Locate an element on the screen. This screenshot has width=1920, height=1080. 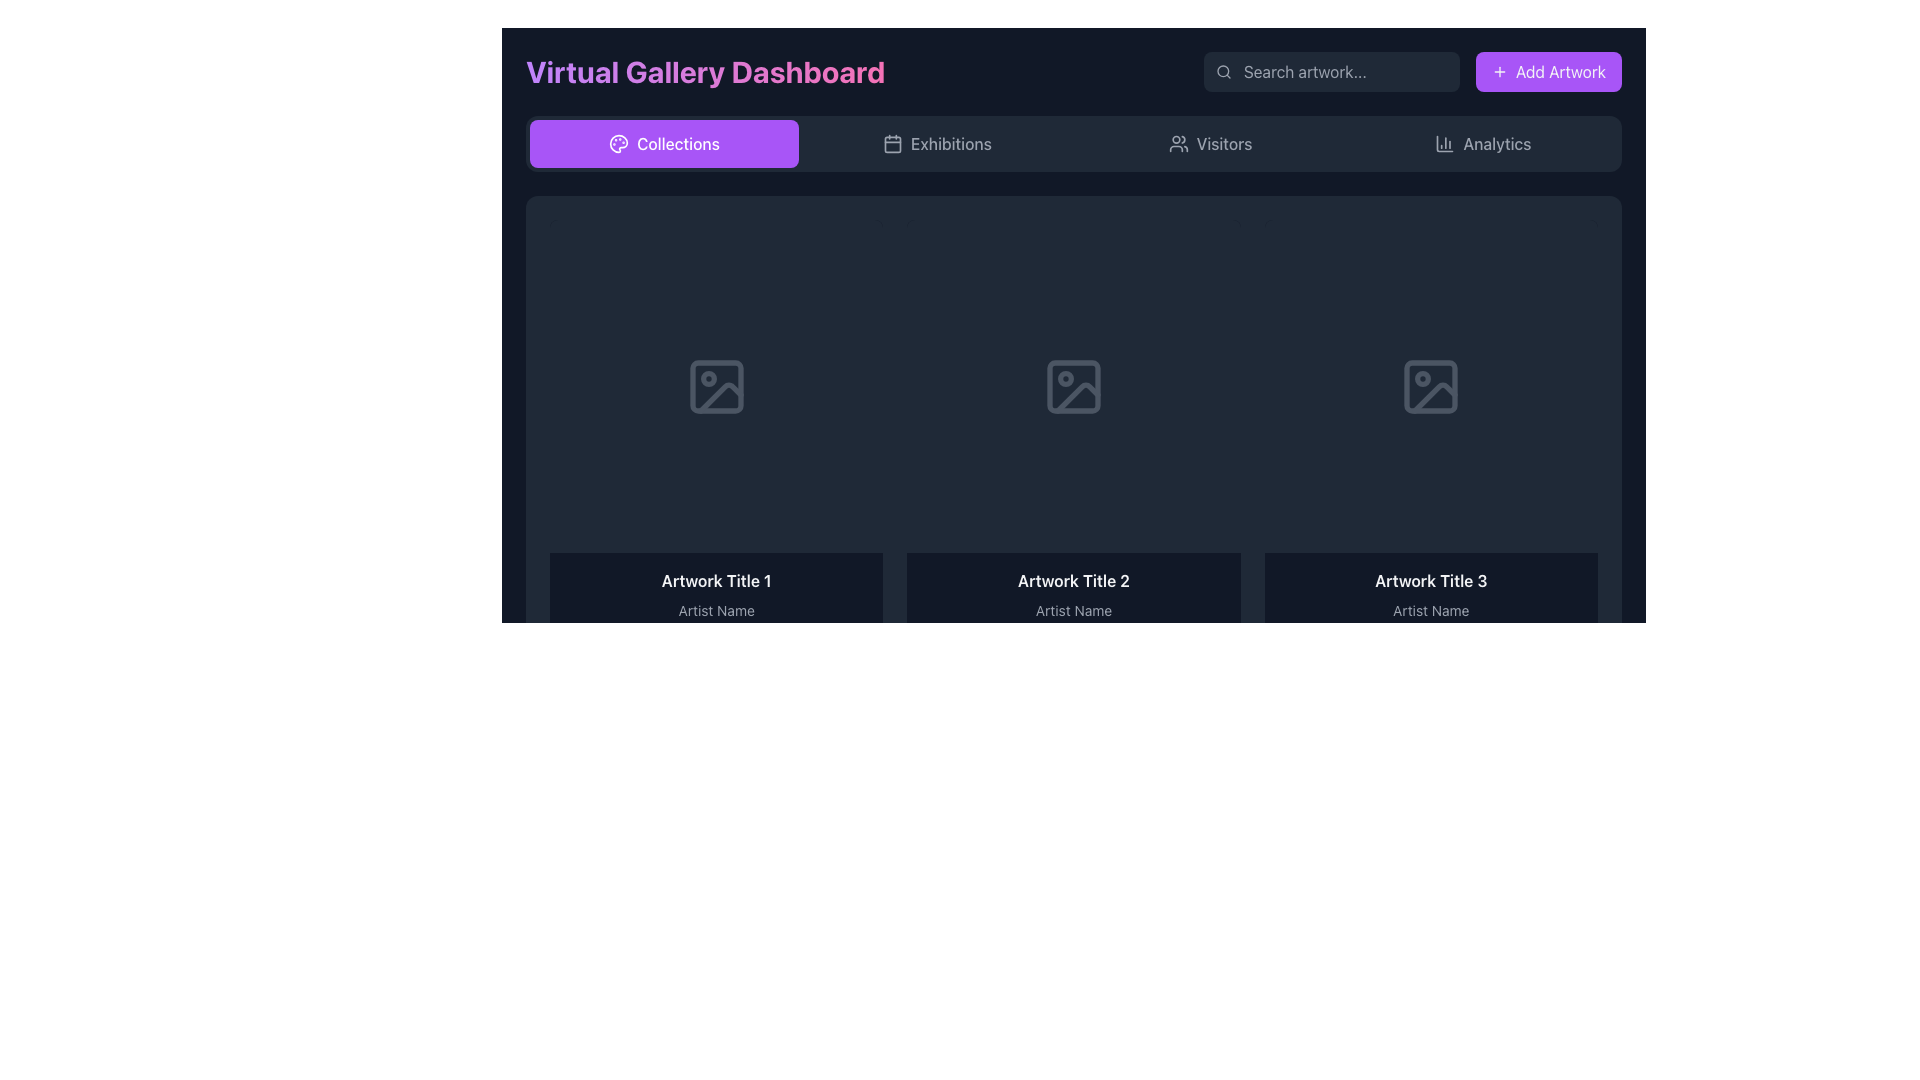
text content of the label displaying 'Artwork Title 2' in bold, positioned at the top of the center card in a three-card layout is located at coordinates (1073, 581).